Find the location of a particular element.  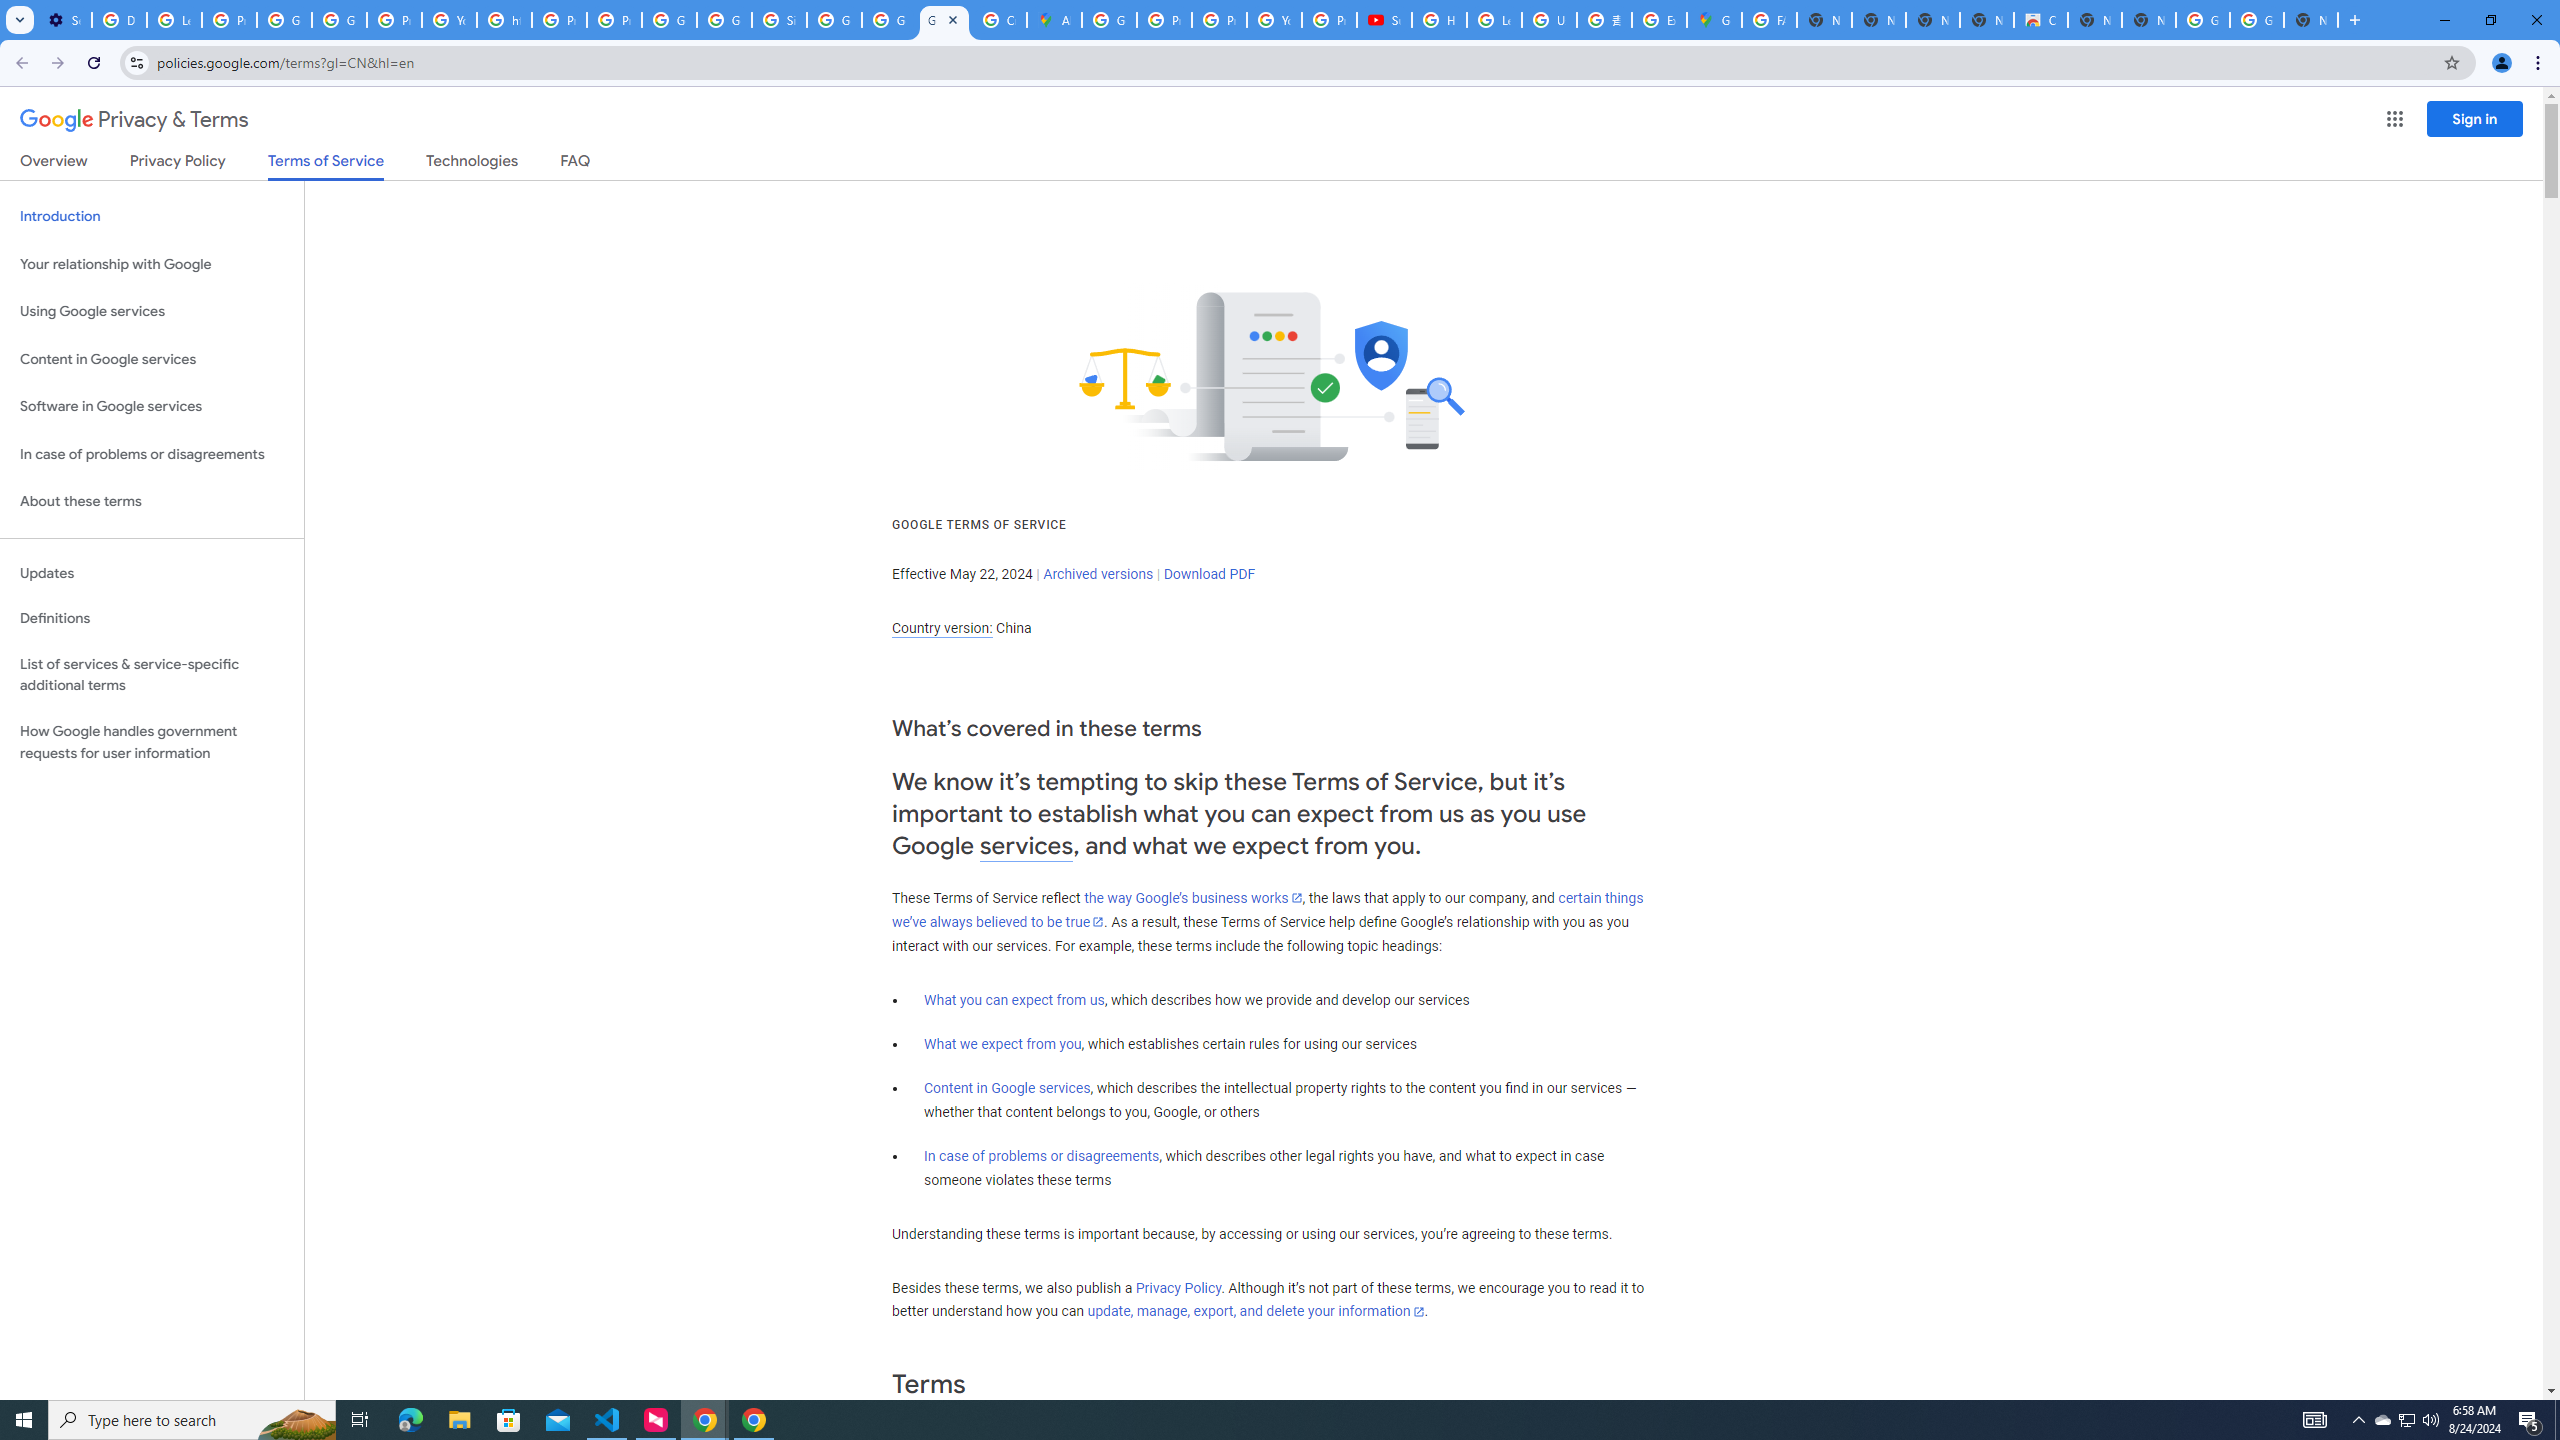

'What we expect from you' is located at coordinates (1002, 1043).